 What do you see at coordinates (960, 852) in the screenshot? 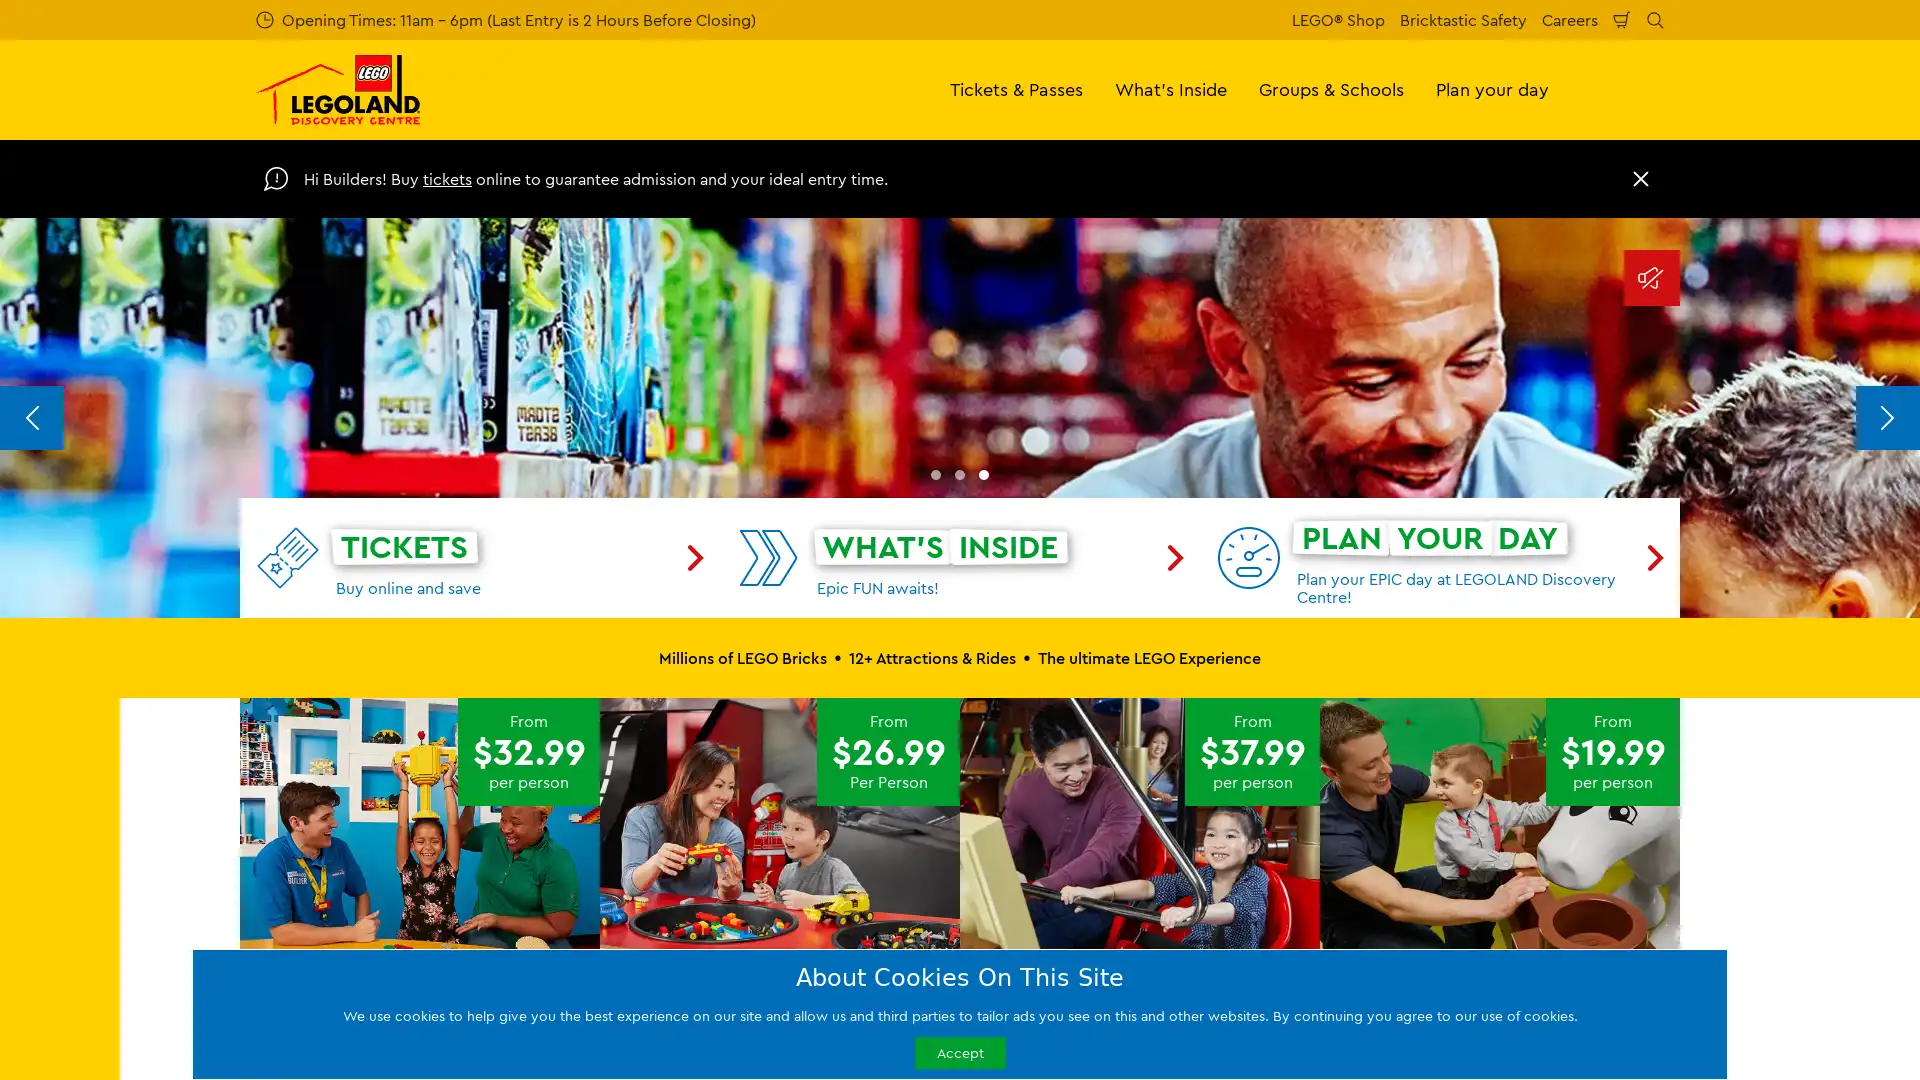
I see `Go to slide 2` at bounding box center [960, 852].